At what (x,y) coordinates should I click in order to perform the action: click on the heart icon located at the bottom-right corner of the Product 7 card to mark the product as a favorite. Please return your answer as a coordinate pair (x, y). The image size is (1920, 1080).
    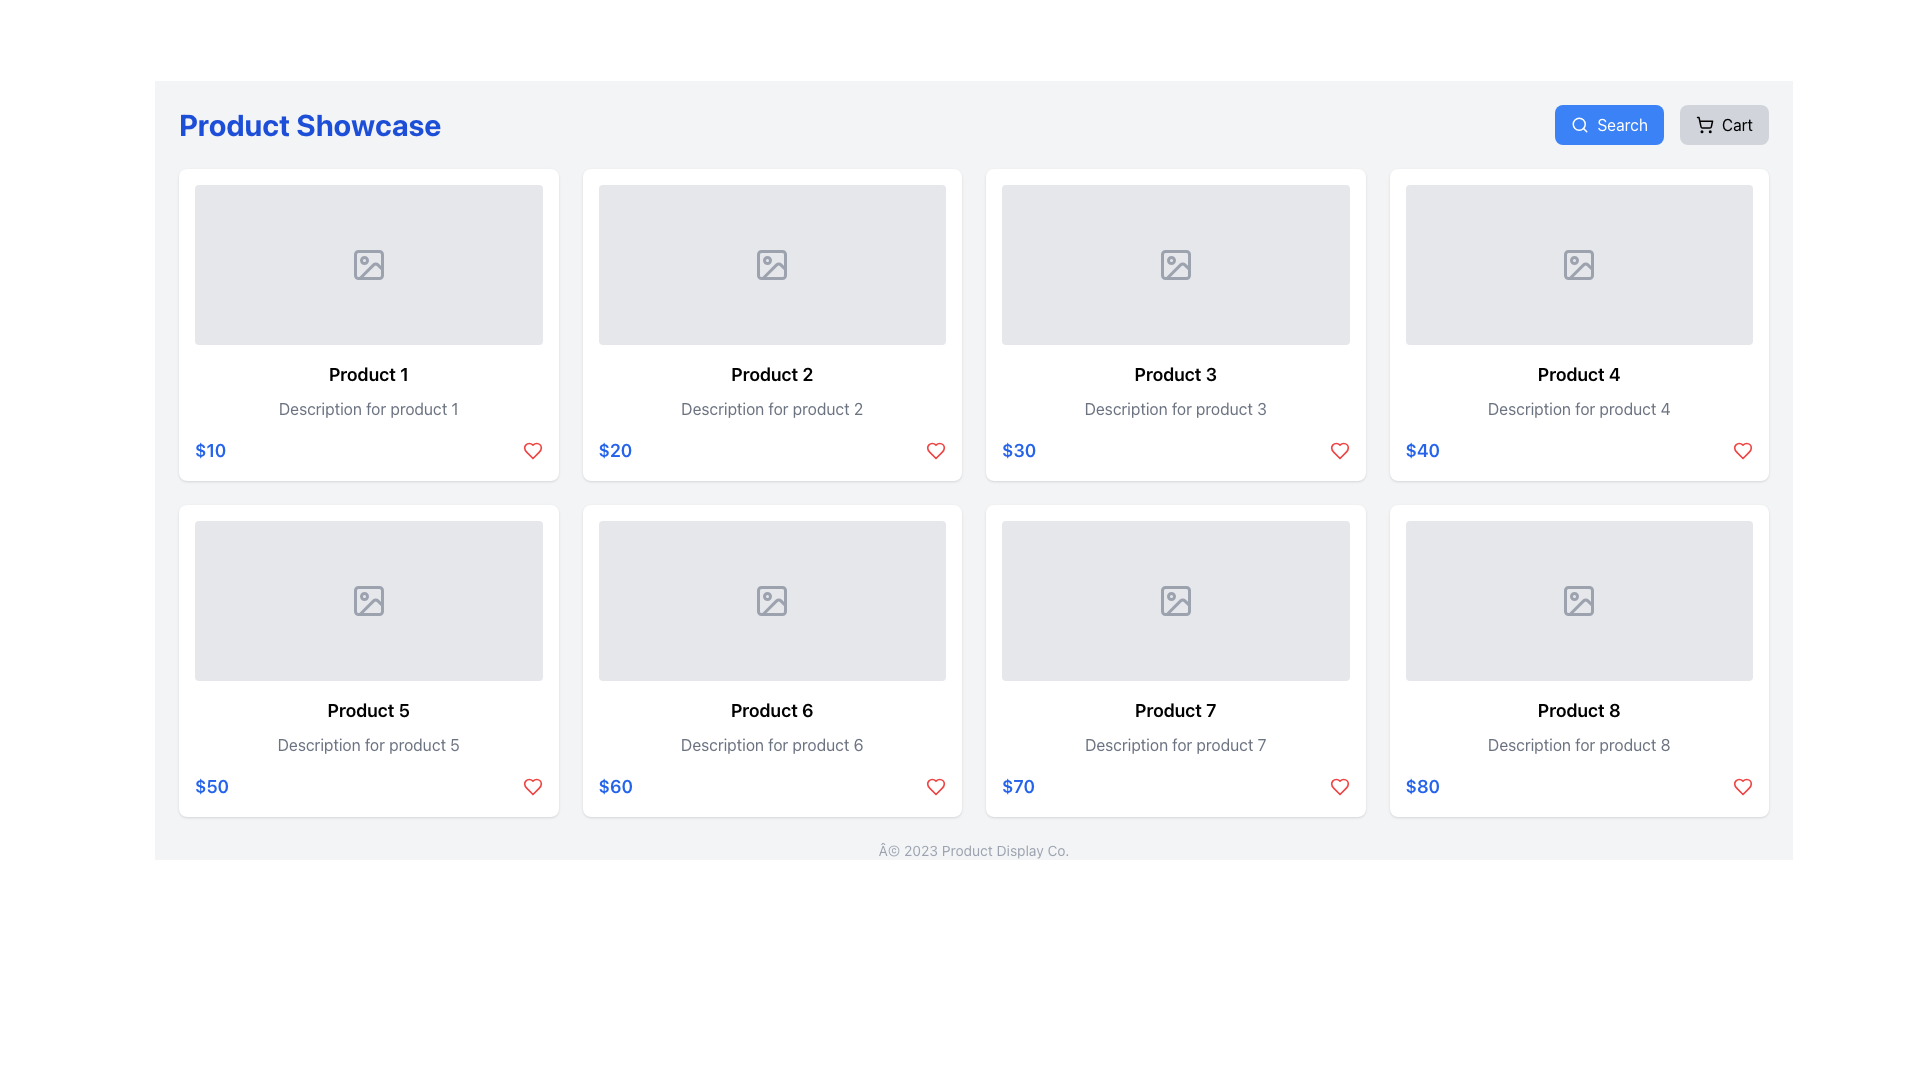
    Looking at the image, I should click on (1339, 785).